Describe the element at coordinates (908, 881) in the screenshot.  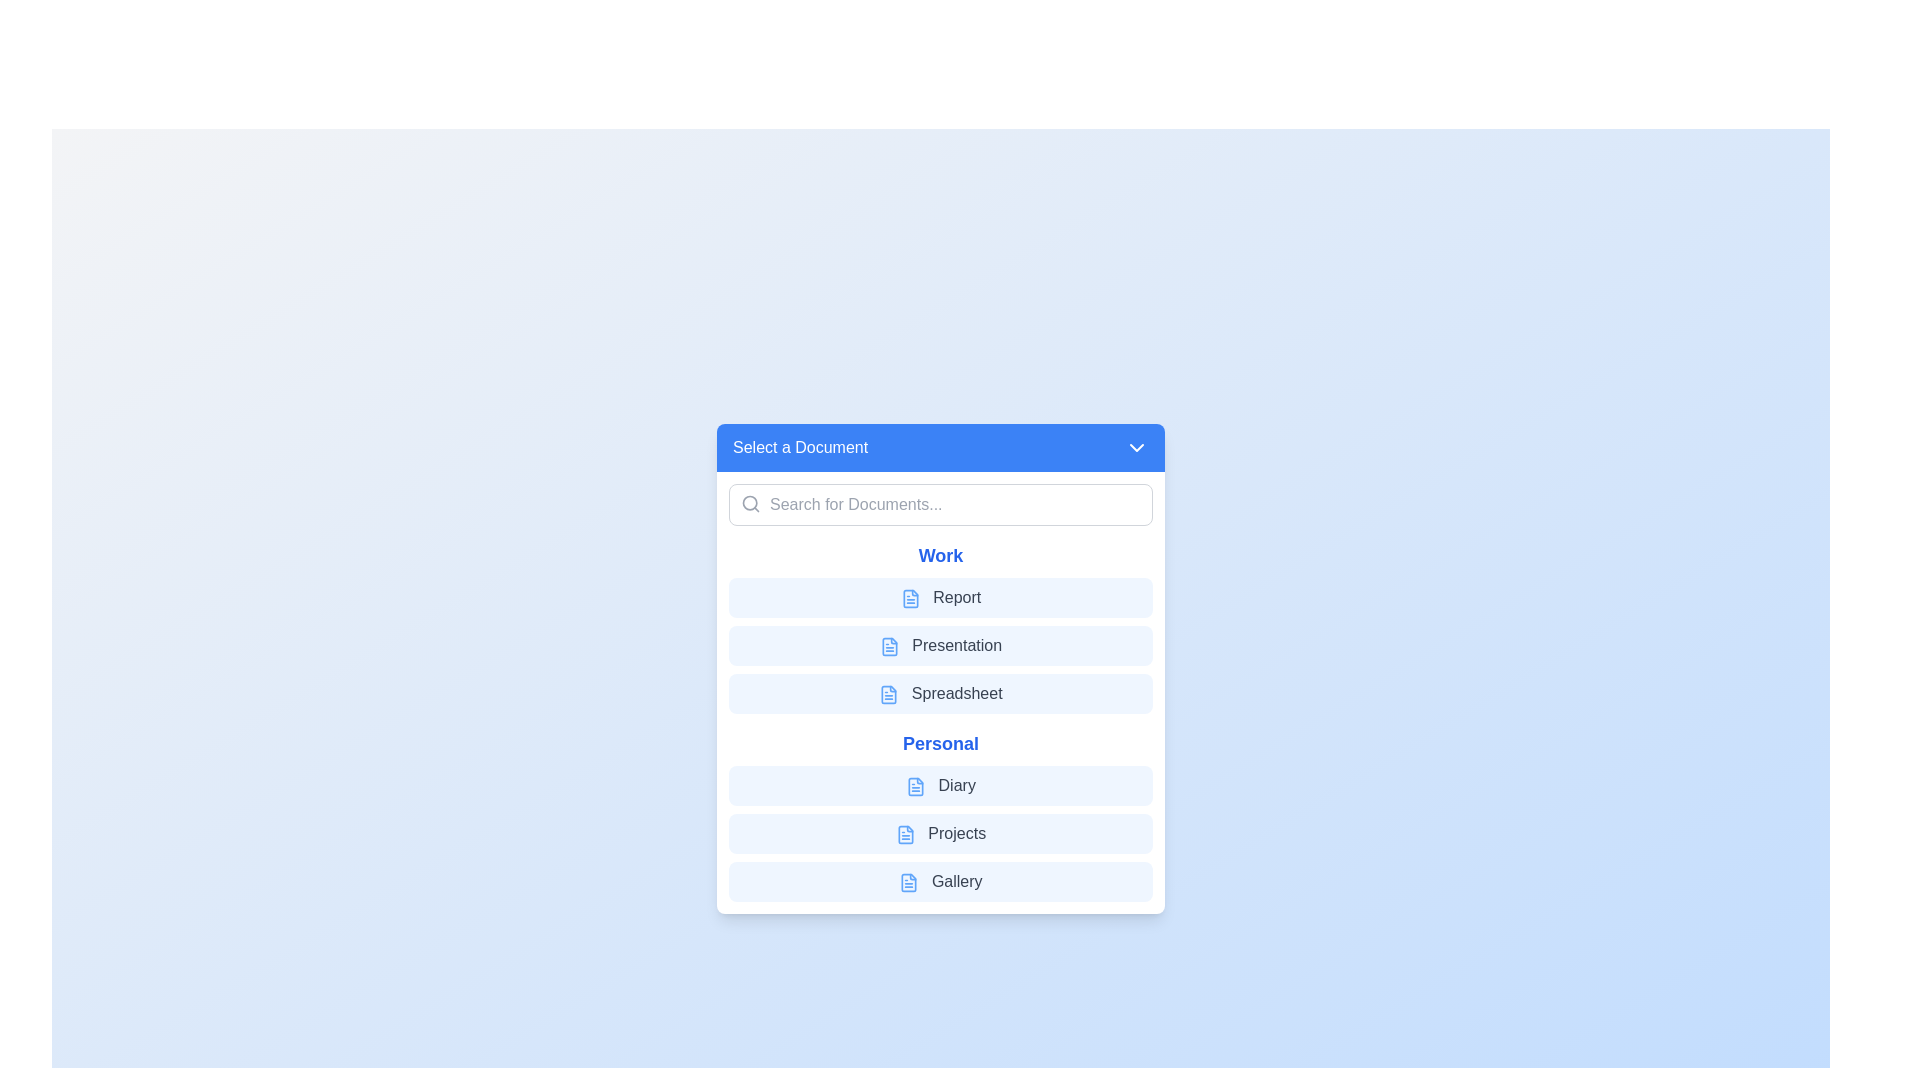
I see `the 'Gallery' icon located in the bottom section of the dropdown menu under 'Personal', which visually indicates the 'Gallery' option` at that location.